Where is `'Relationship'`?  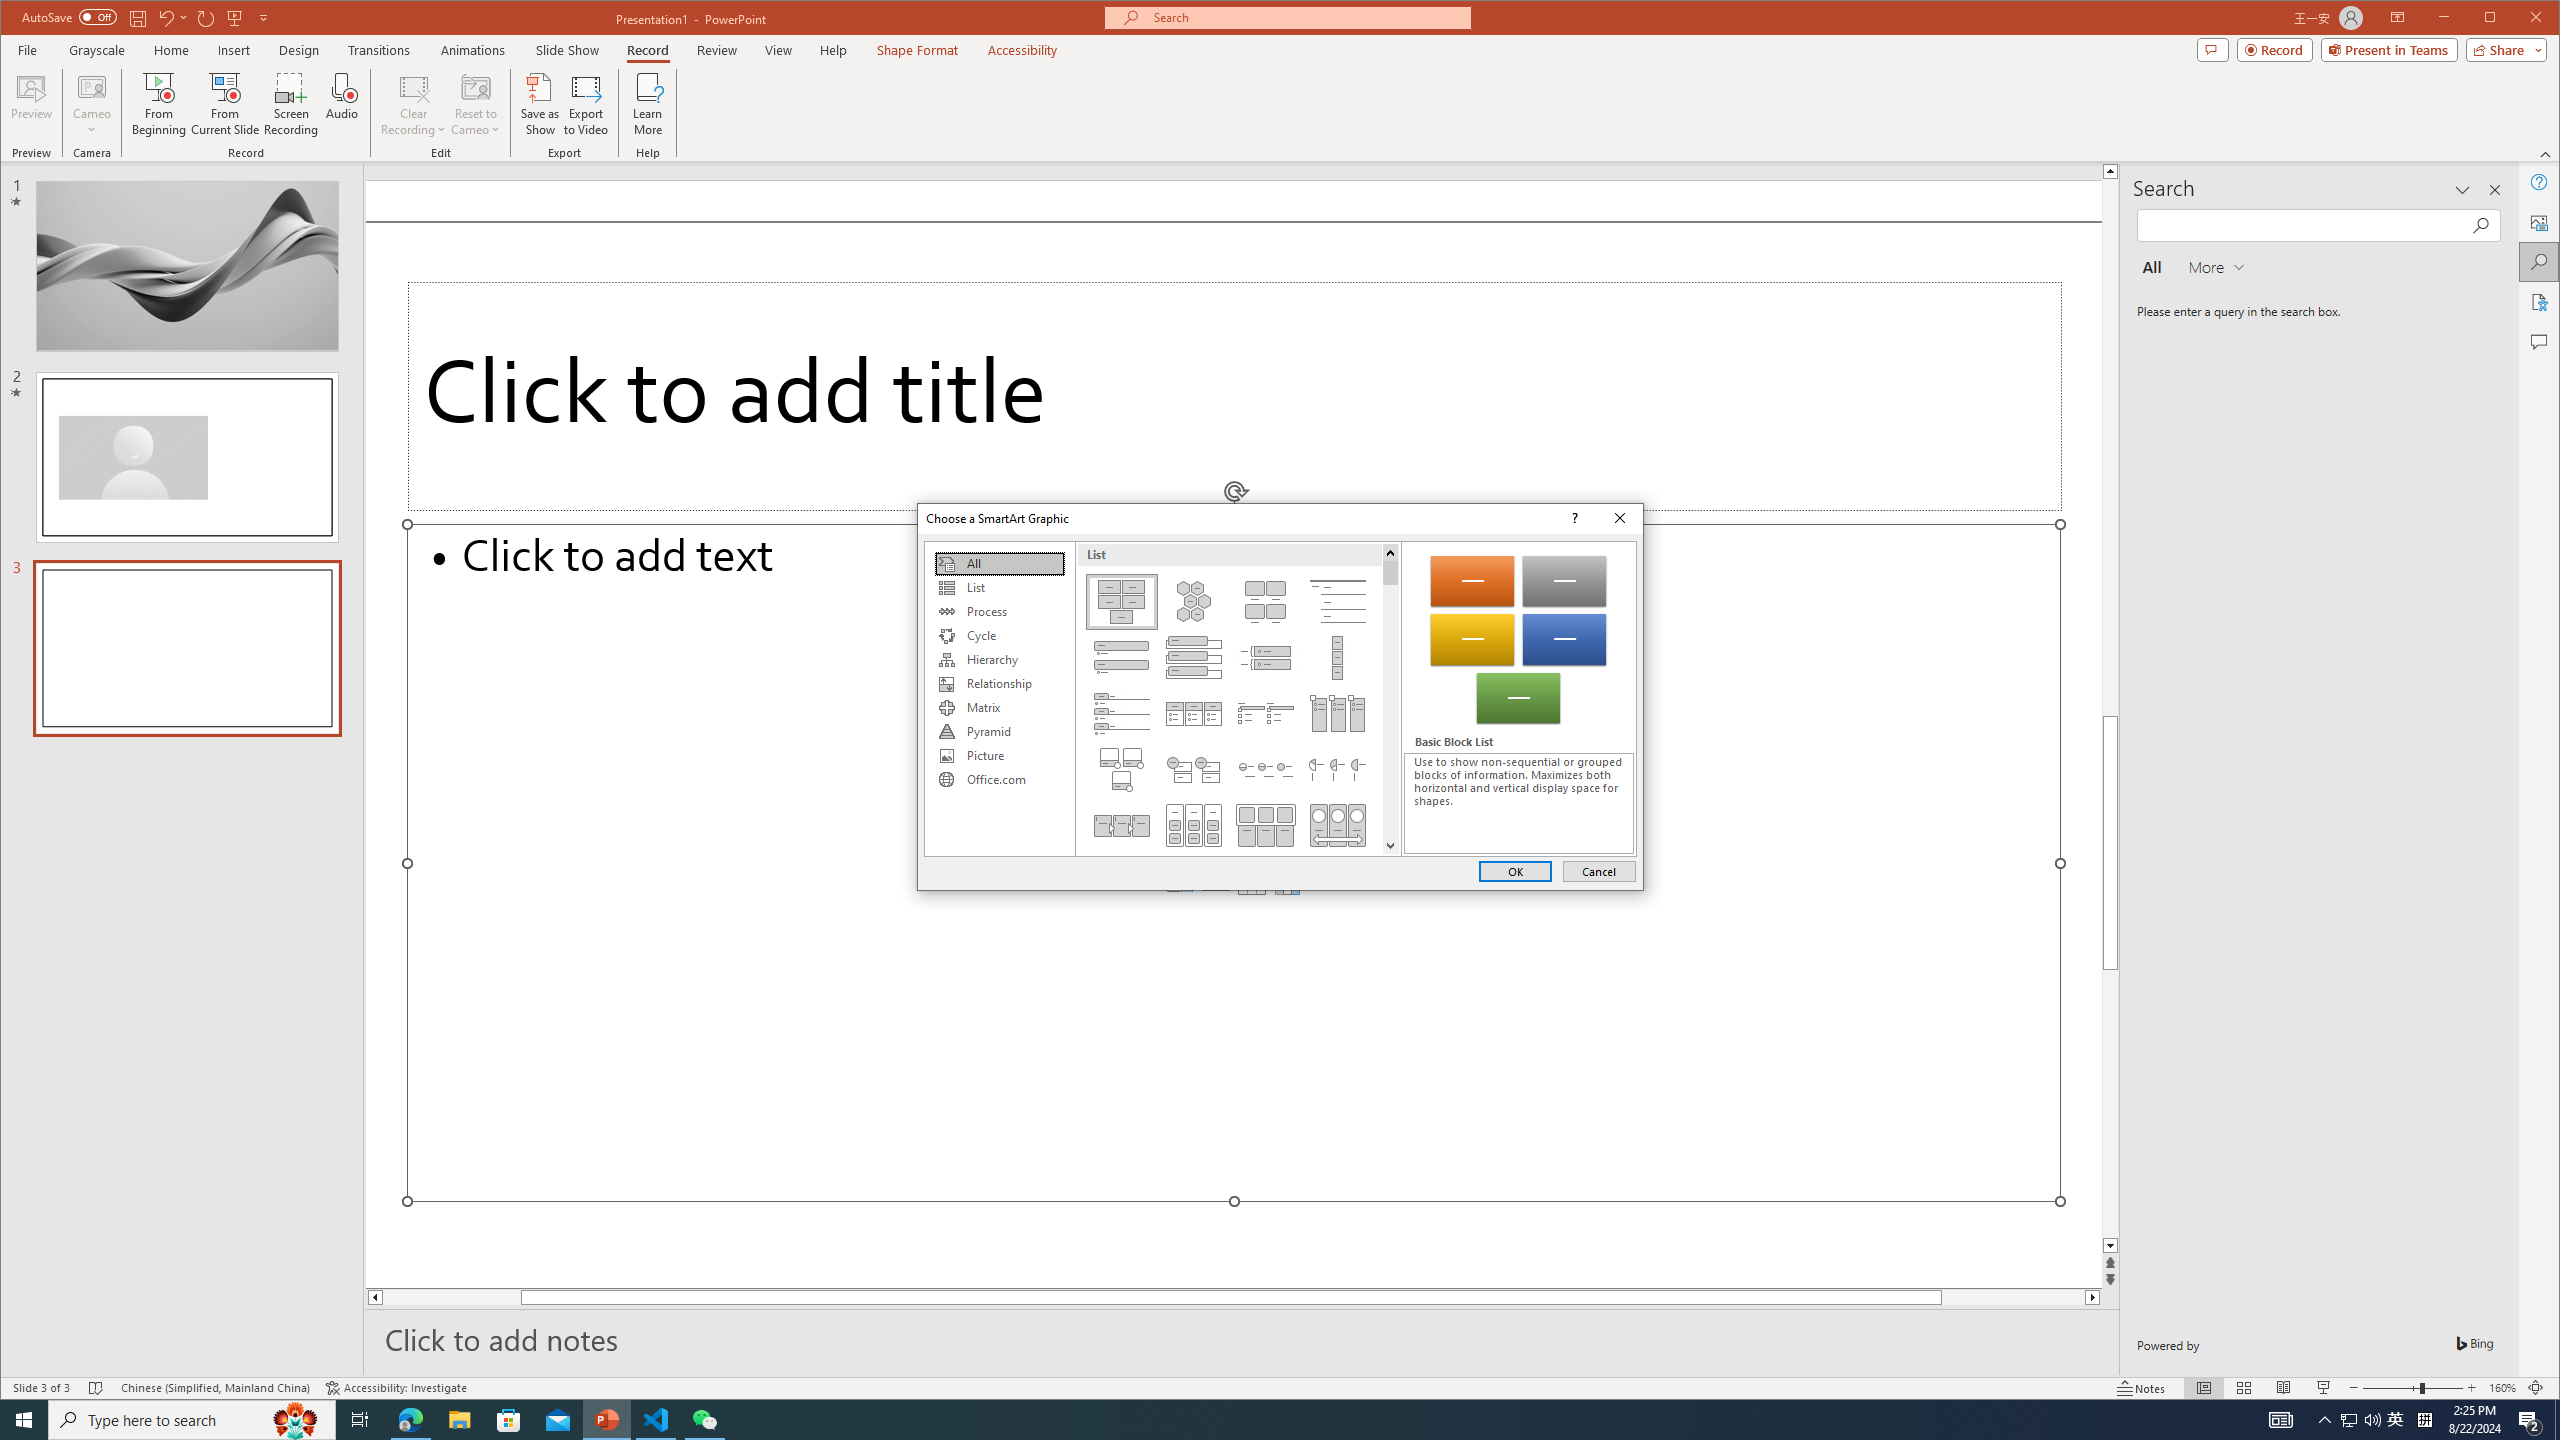
'Relationship' is located at coordinates (998, 683).